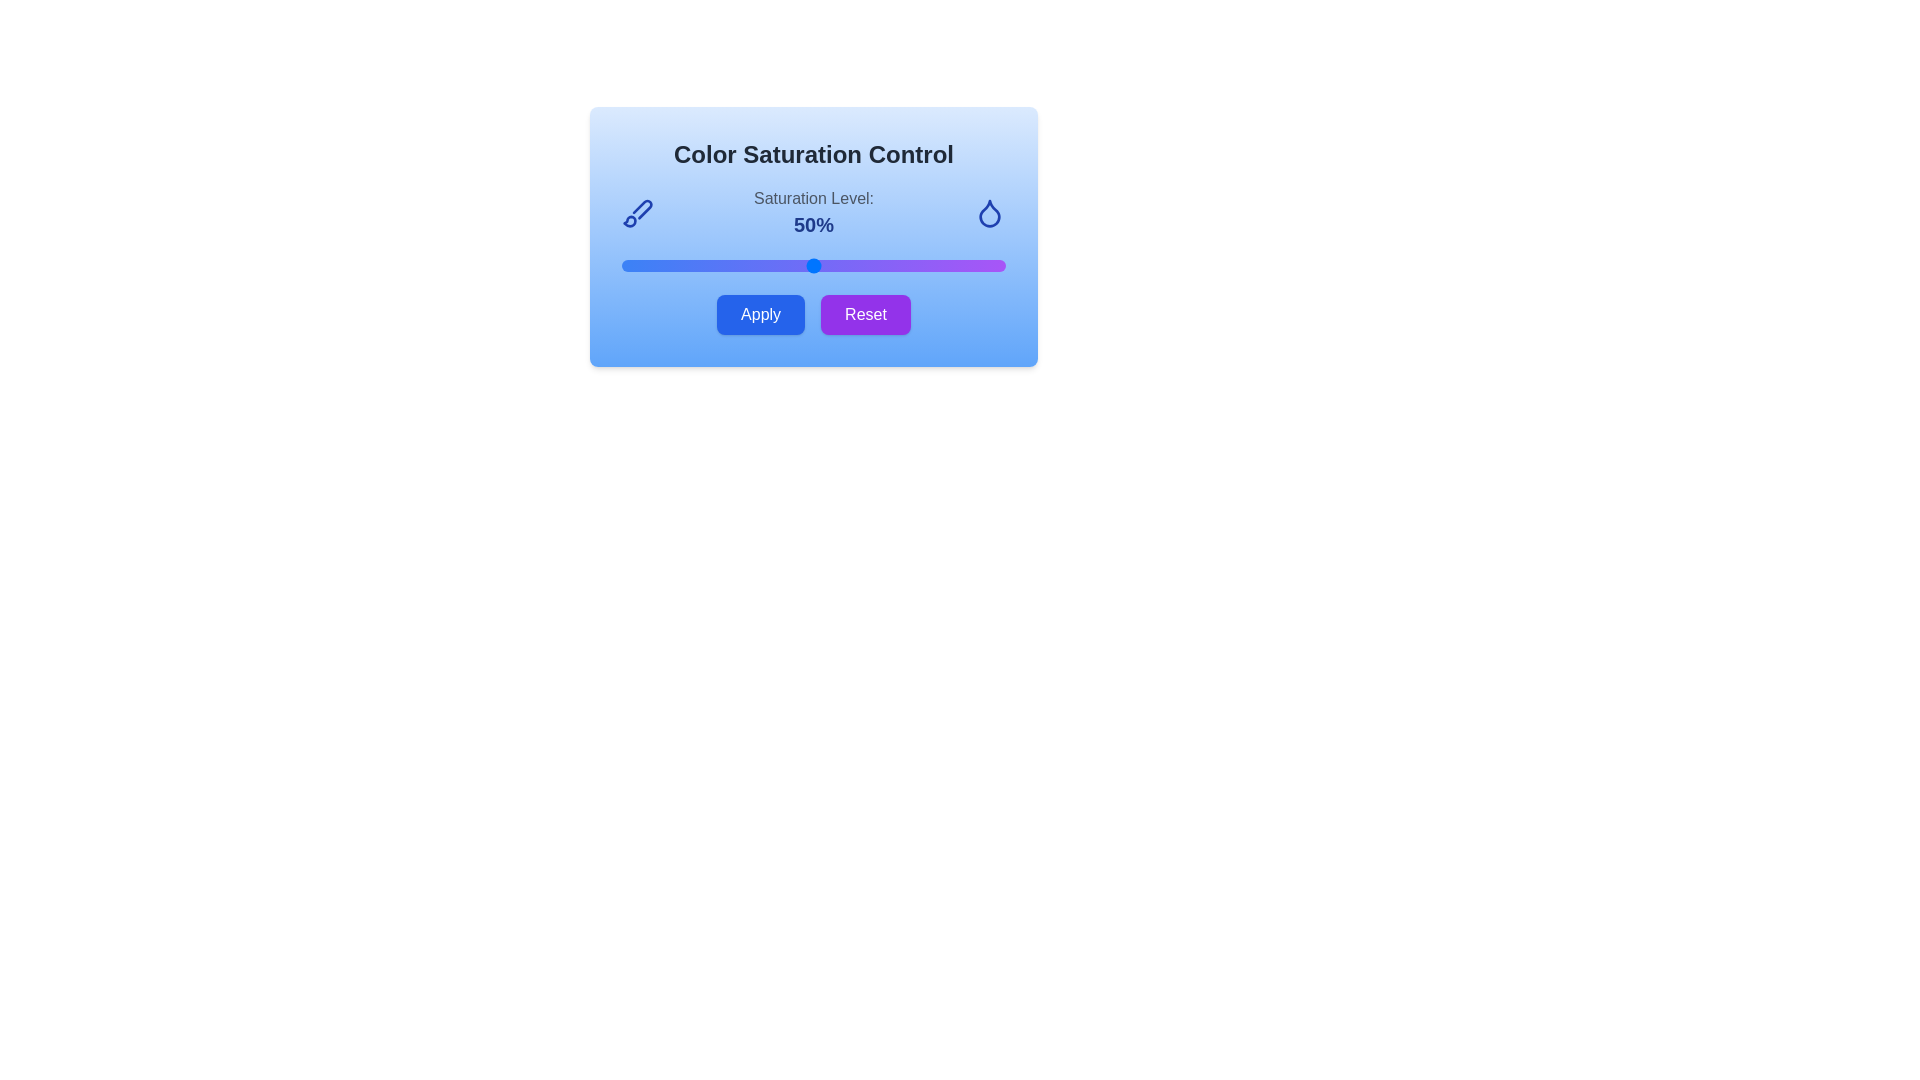 The height and width of the screenshot is (1080, 1920). Describe the element at coordinates (817, 265) in the screenshot. I see `the color saturation to 51% by adjusting the slider` at that location.